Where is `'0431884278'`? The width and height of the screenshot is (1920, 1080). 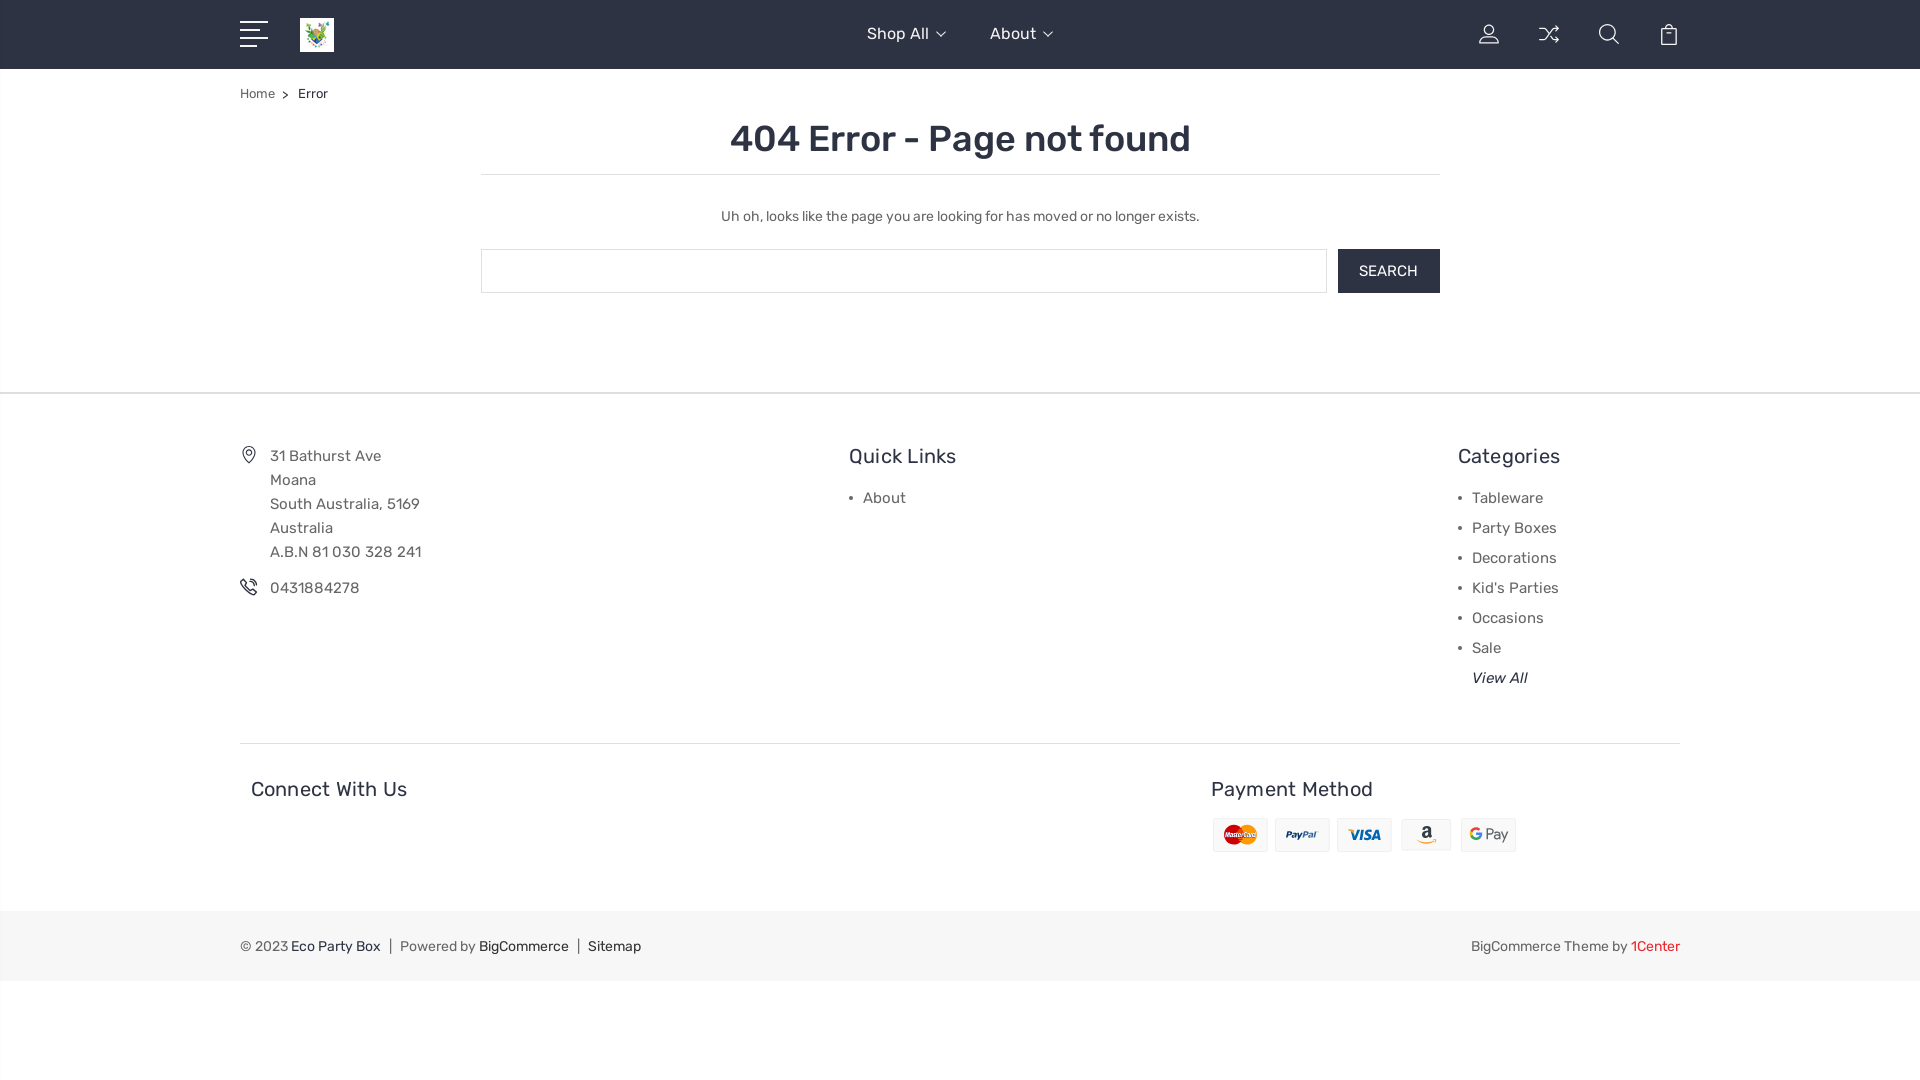 '0431884278' is located at coordinates (314, 586).